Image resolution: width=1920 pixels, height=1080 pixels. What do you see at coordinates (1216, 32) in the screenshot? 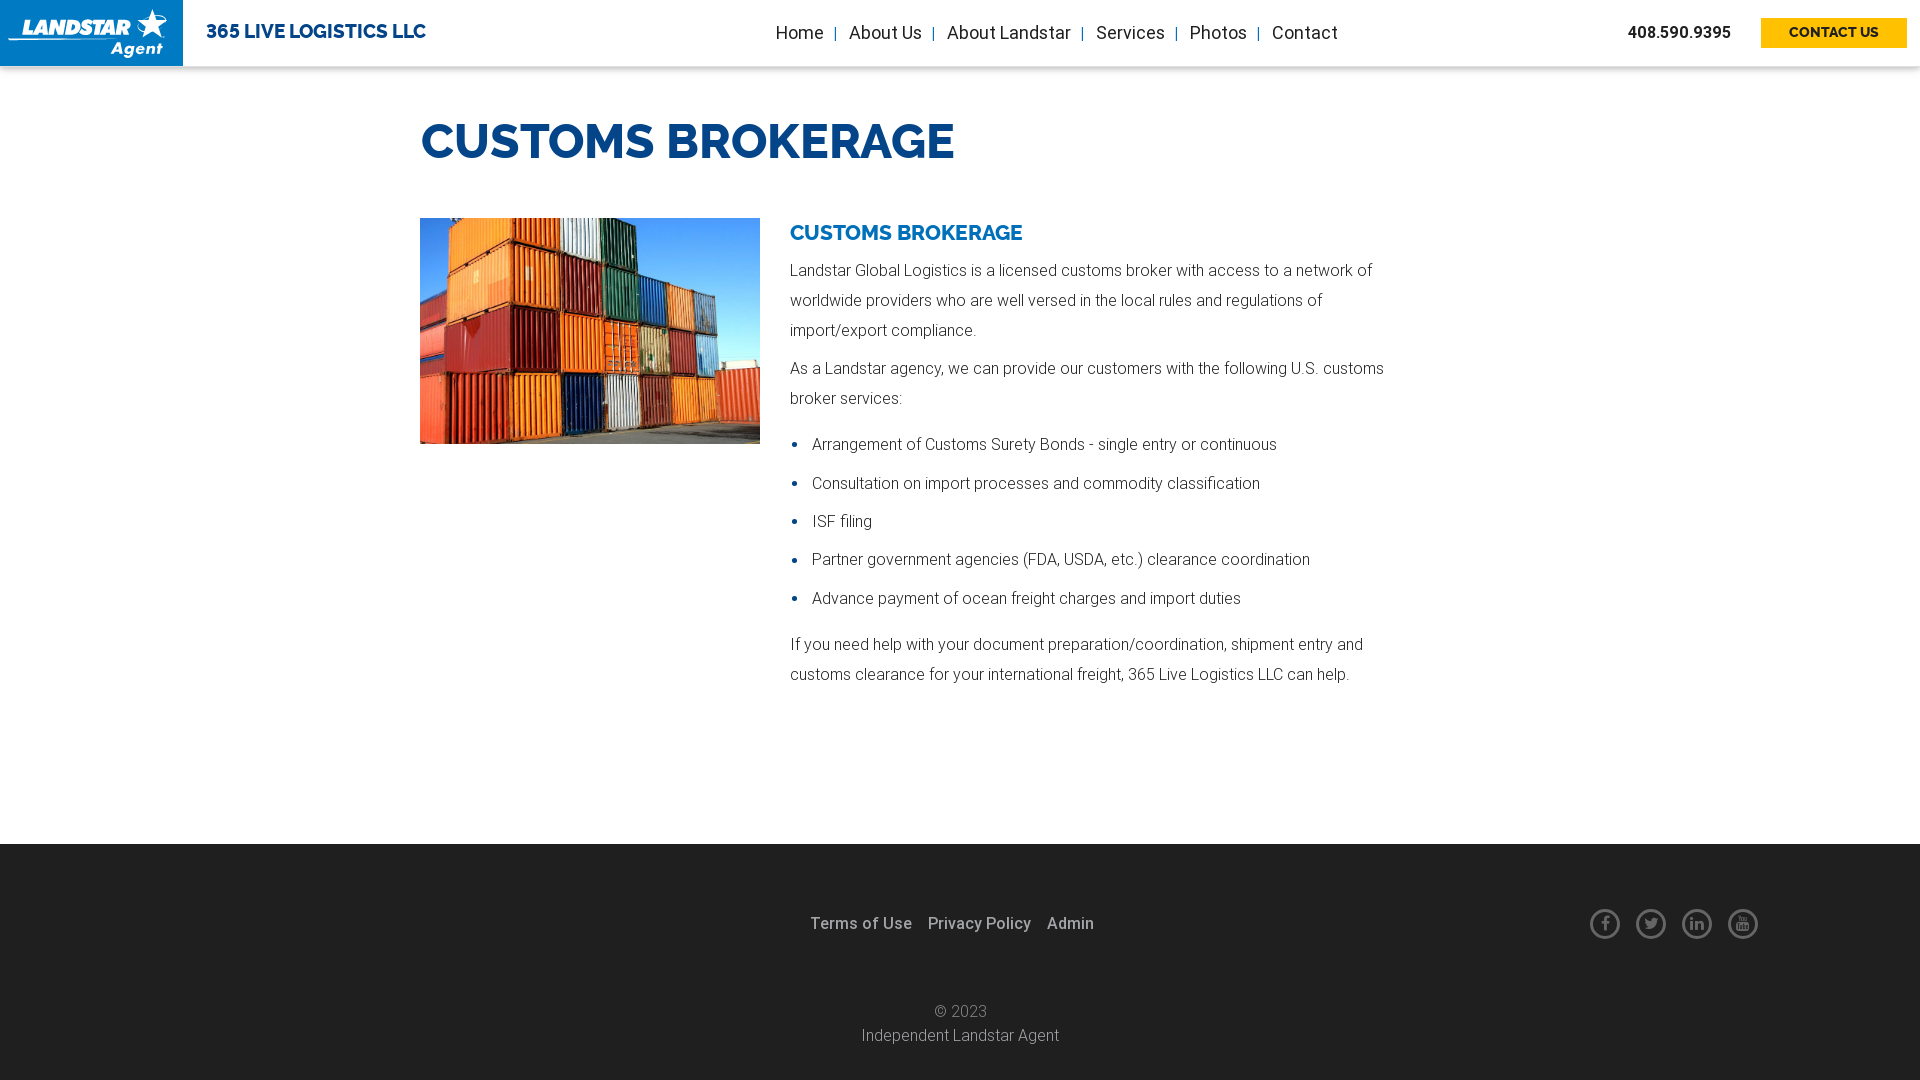
I see `'Photos'` at bounding box center [1216, 32].